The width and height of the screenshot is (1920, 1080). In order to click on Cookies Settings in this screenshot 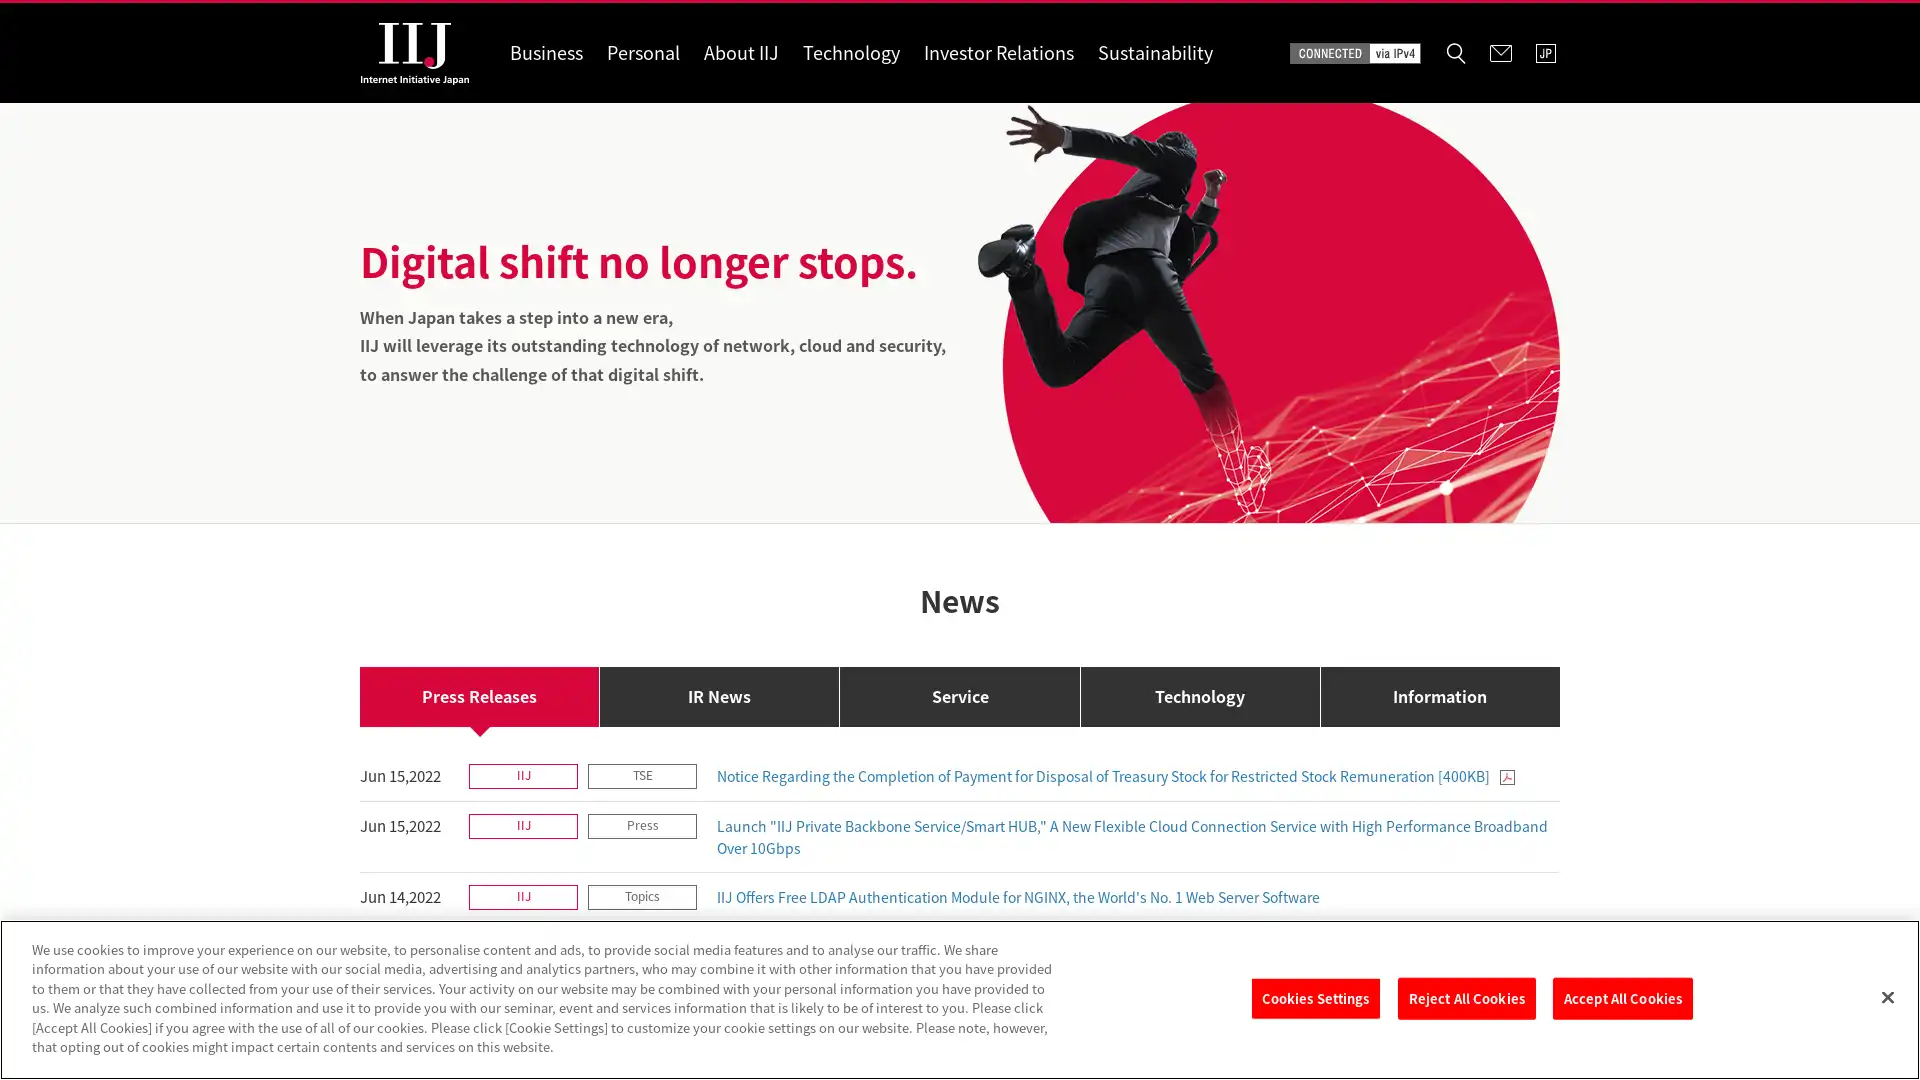, I will do `click(1315, 998)`.